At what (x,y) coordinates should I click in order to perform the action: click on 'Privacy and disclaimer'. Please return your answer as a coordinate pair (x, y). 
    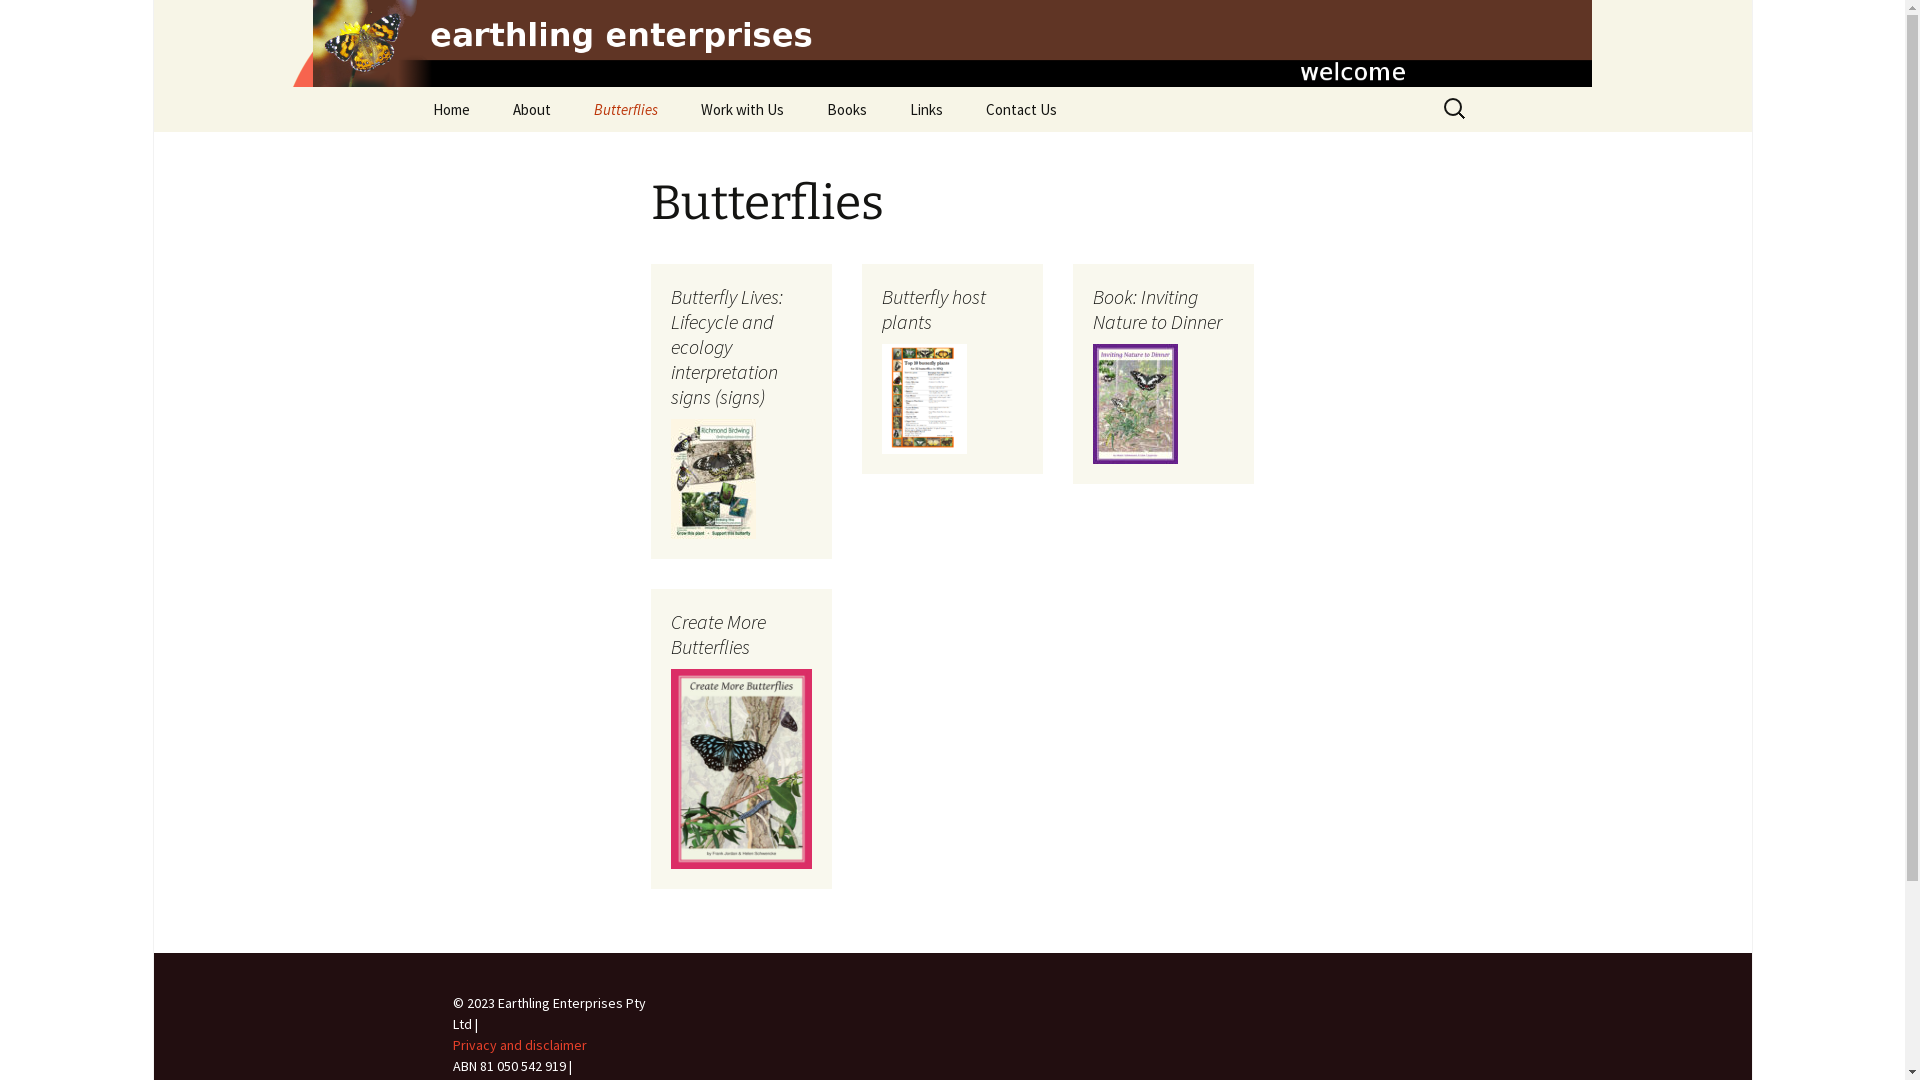
    Looking at the image, I should click on (518, 1044).